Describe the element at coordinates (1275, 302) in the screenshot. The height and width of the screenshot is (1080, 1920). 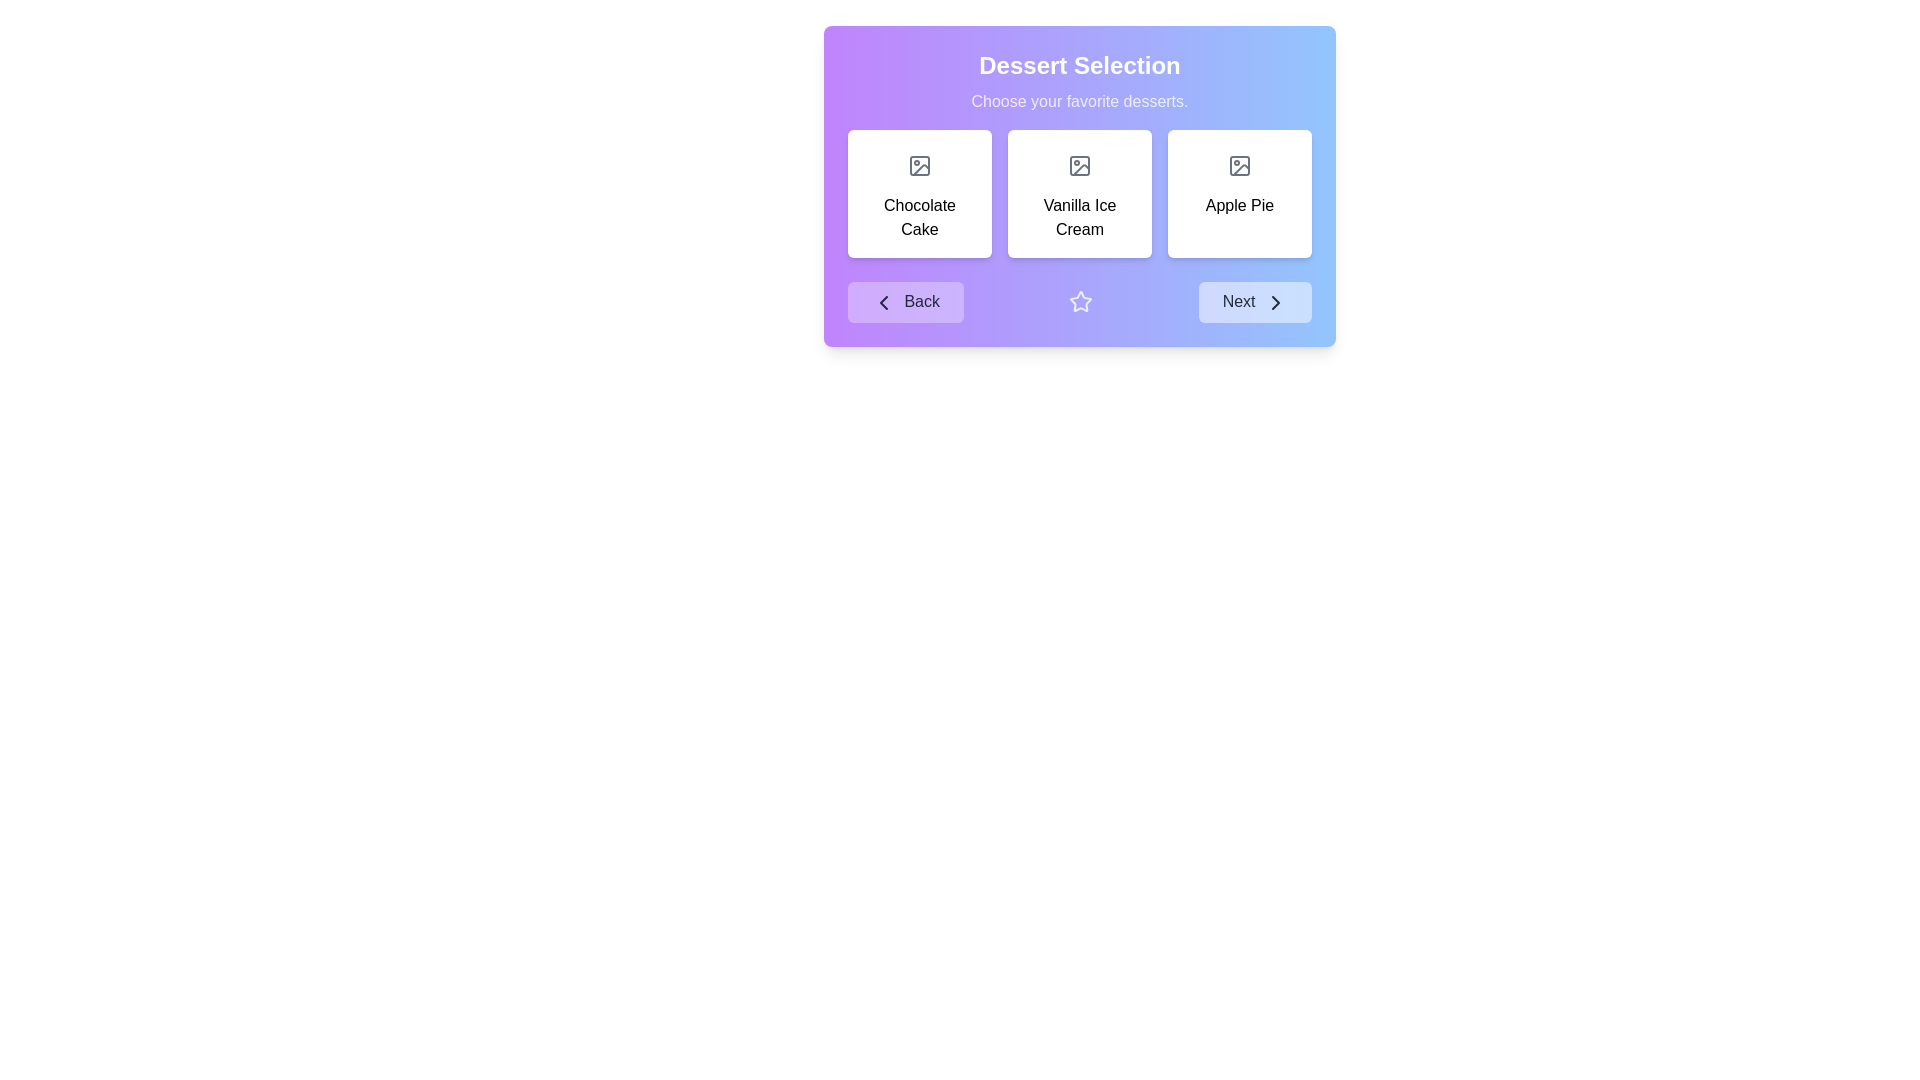
I see `the navigation icon located within the 'Next' button at the bottom right of the card interface, which serves as a visual indicator for proceeding to the next step` at that location.